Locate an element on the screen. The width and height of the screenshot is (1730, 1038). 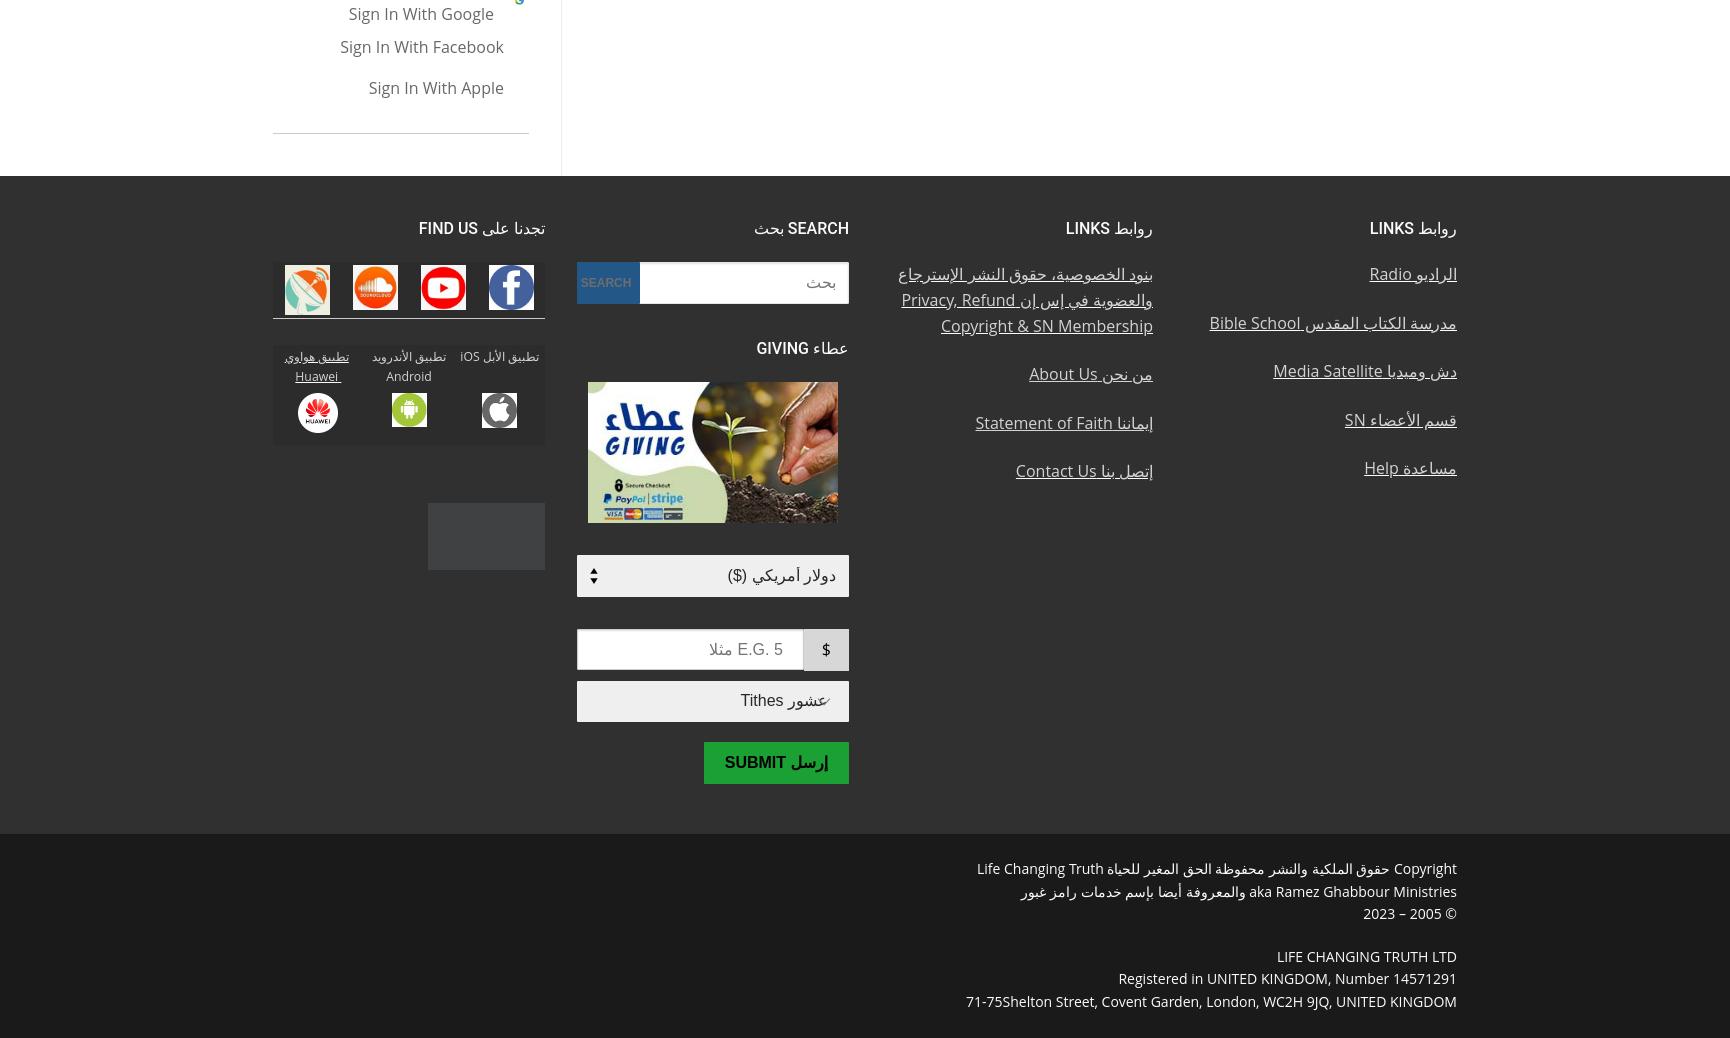
'إتصل بنا Contact Us' is located at coordinates (1083, 471).